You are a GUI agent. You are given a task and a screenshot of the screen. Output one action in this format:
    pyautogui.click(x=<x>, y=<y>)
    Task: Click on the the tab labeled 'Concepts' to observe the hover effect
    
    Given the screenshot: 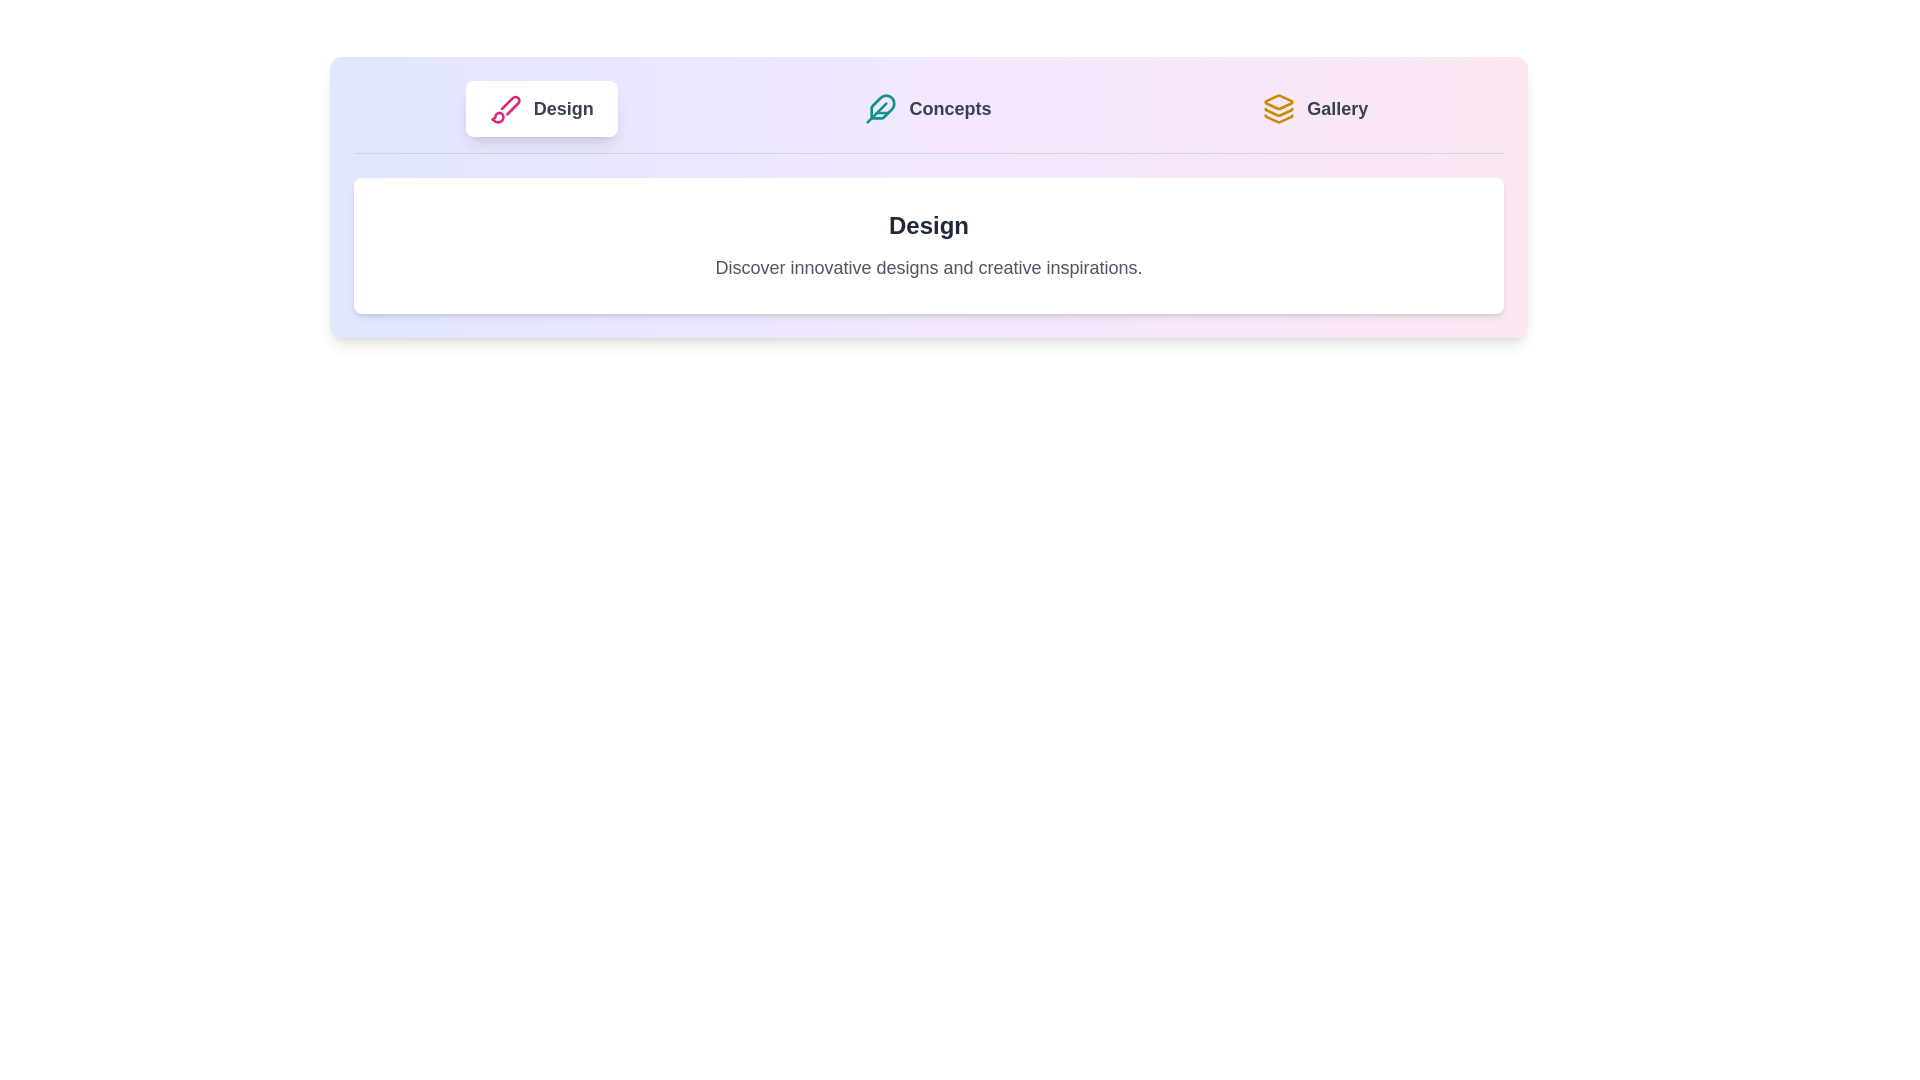 What is the action you would take?
    pyautogui.click(x=927, y=108)
    